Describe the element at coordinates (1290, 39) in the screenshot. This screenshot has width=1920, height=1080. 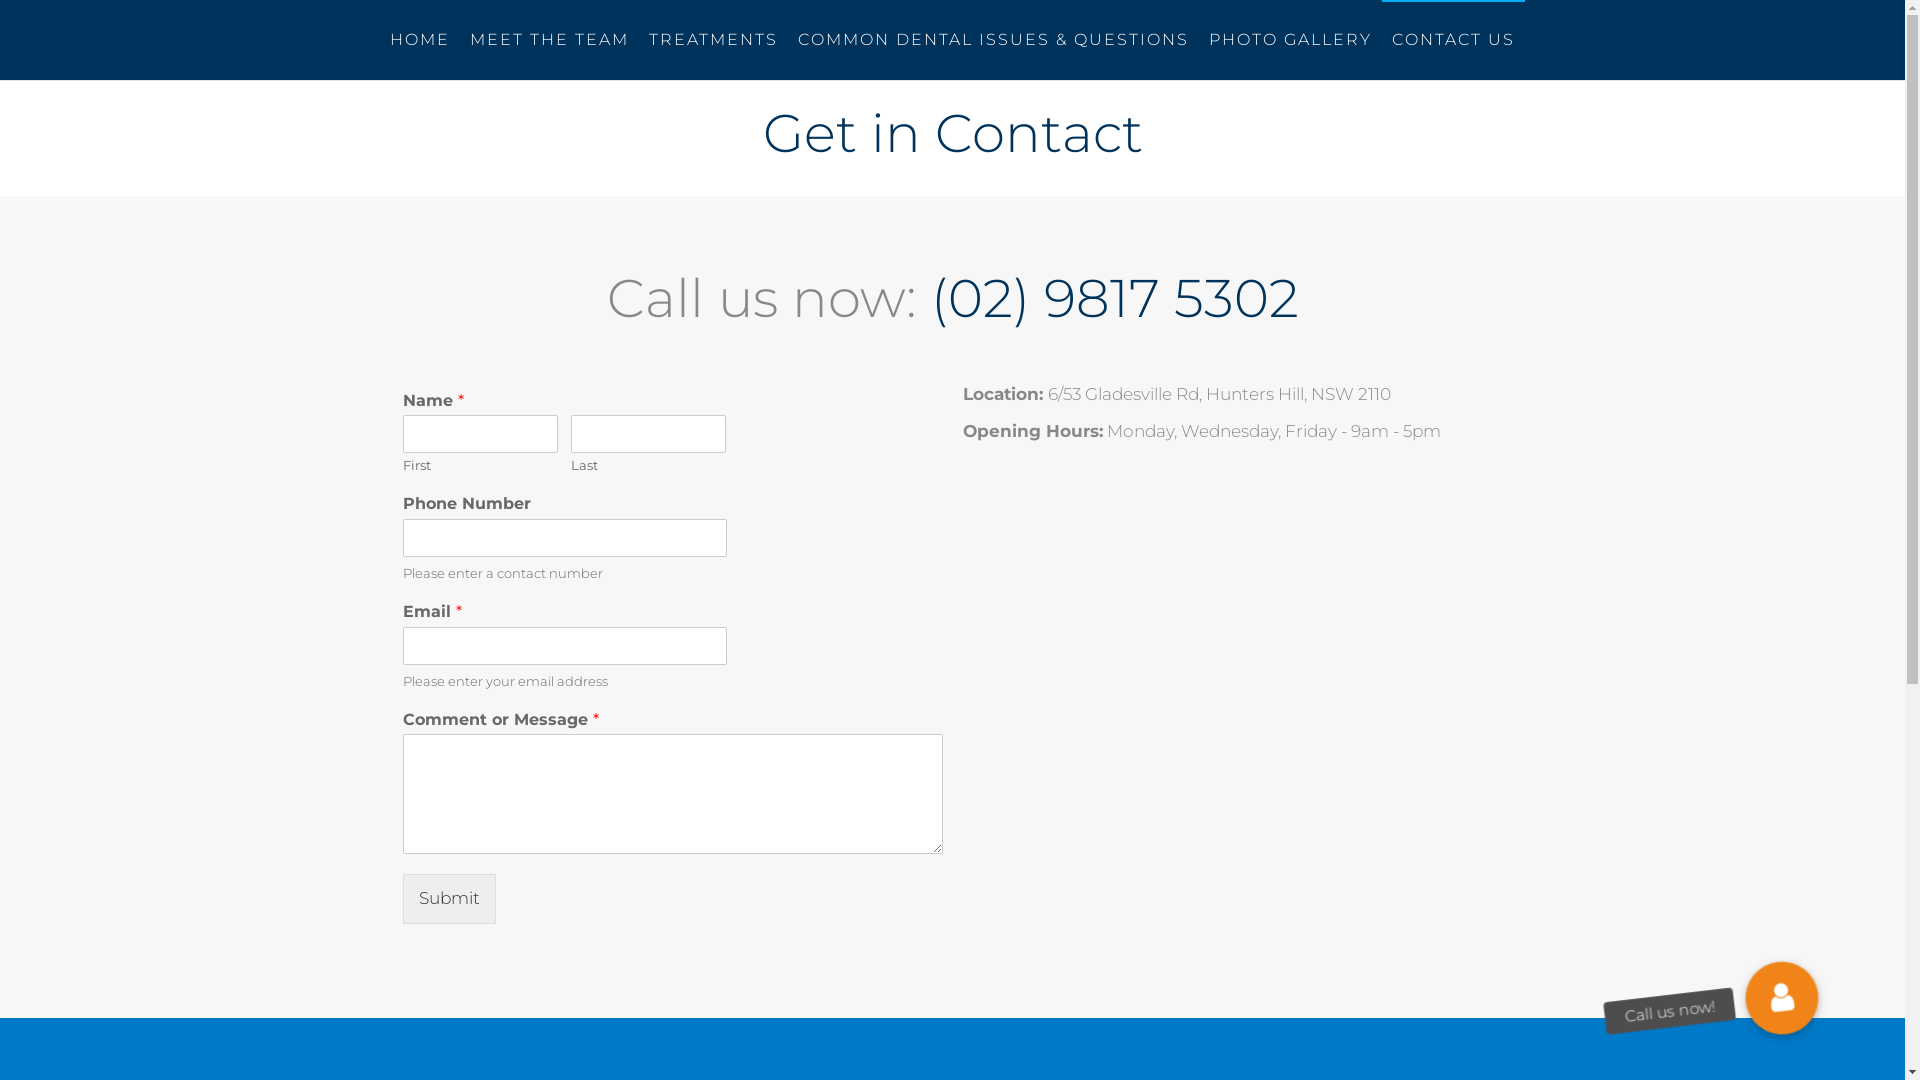
I see `'PHOTO GALLERY'` at that location.